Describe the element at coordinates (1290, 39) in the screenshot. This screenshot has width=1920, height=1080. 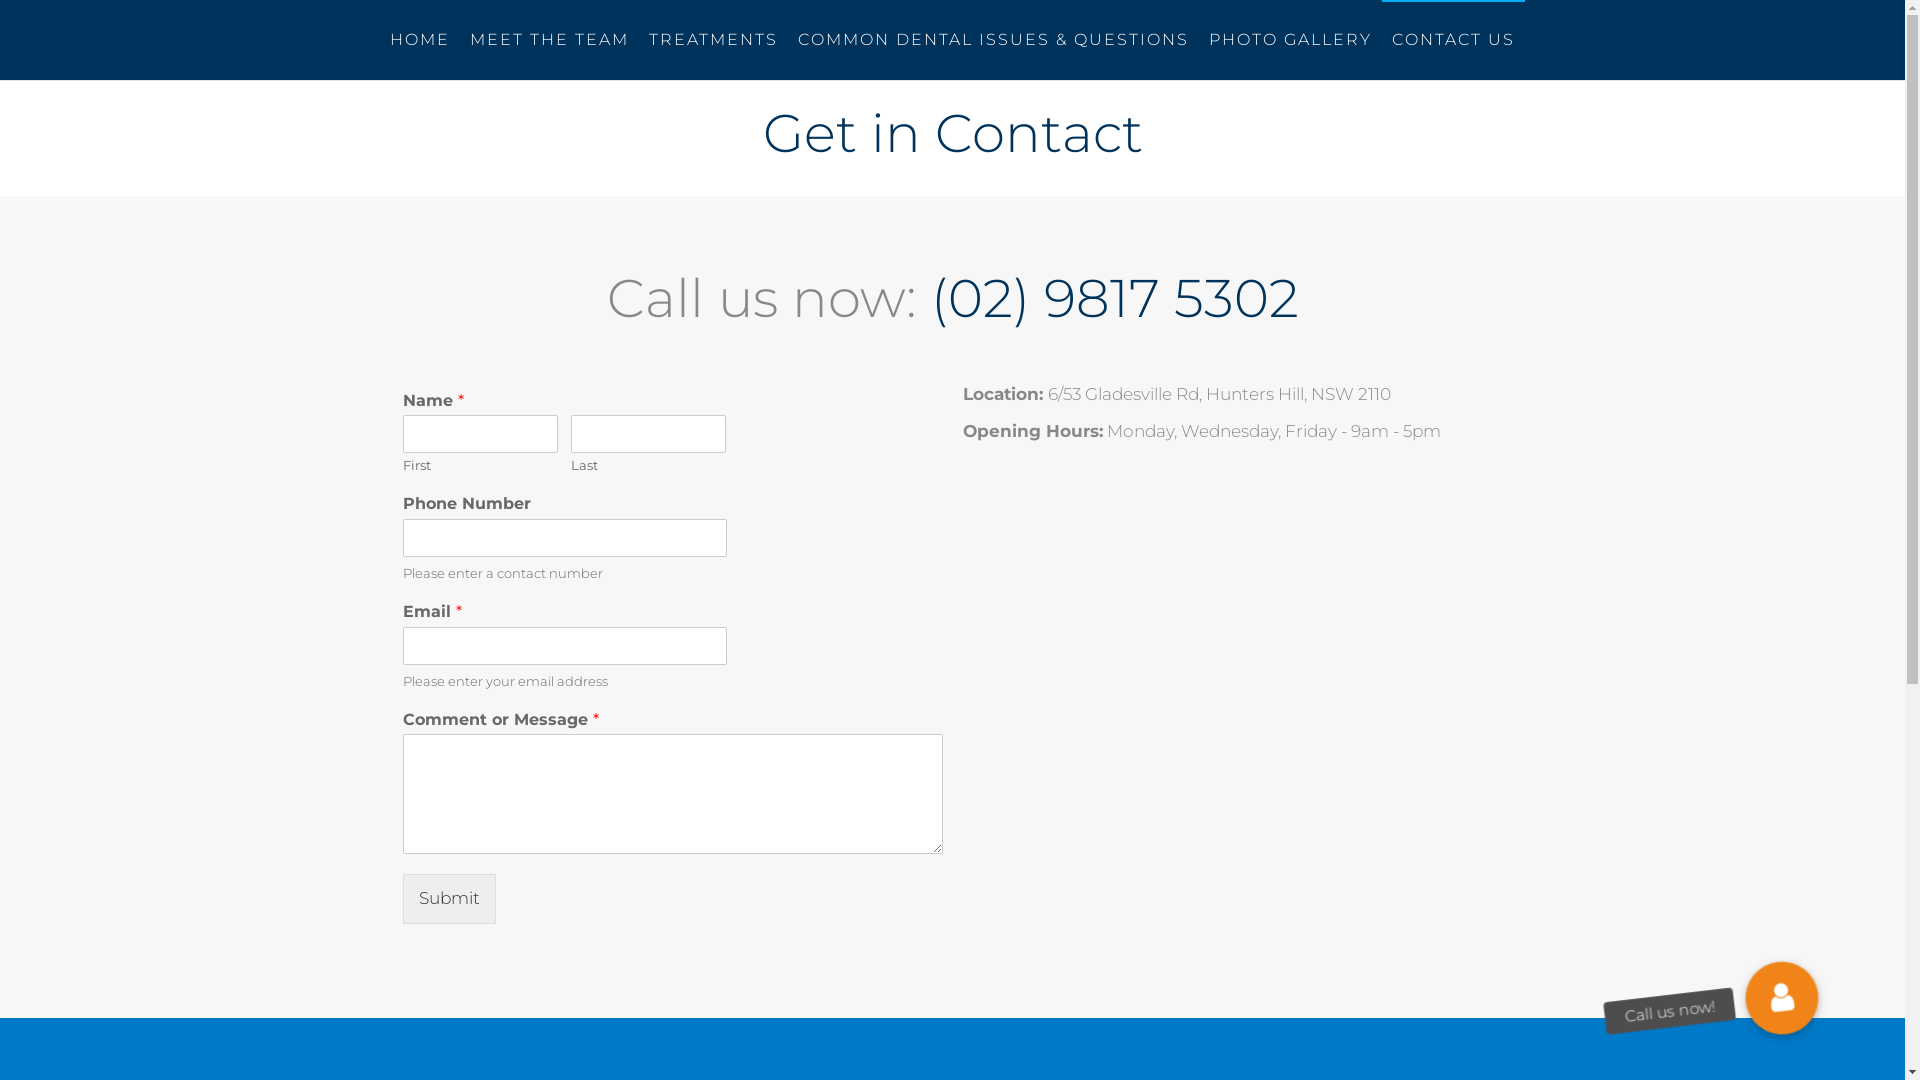
I see `'PHOTO GALLERY'` at that location.